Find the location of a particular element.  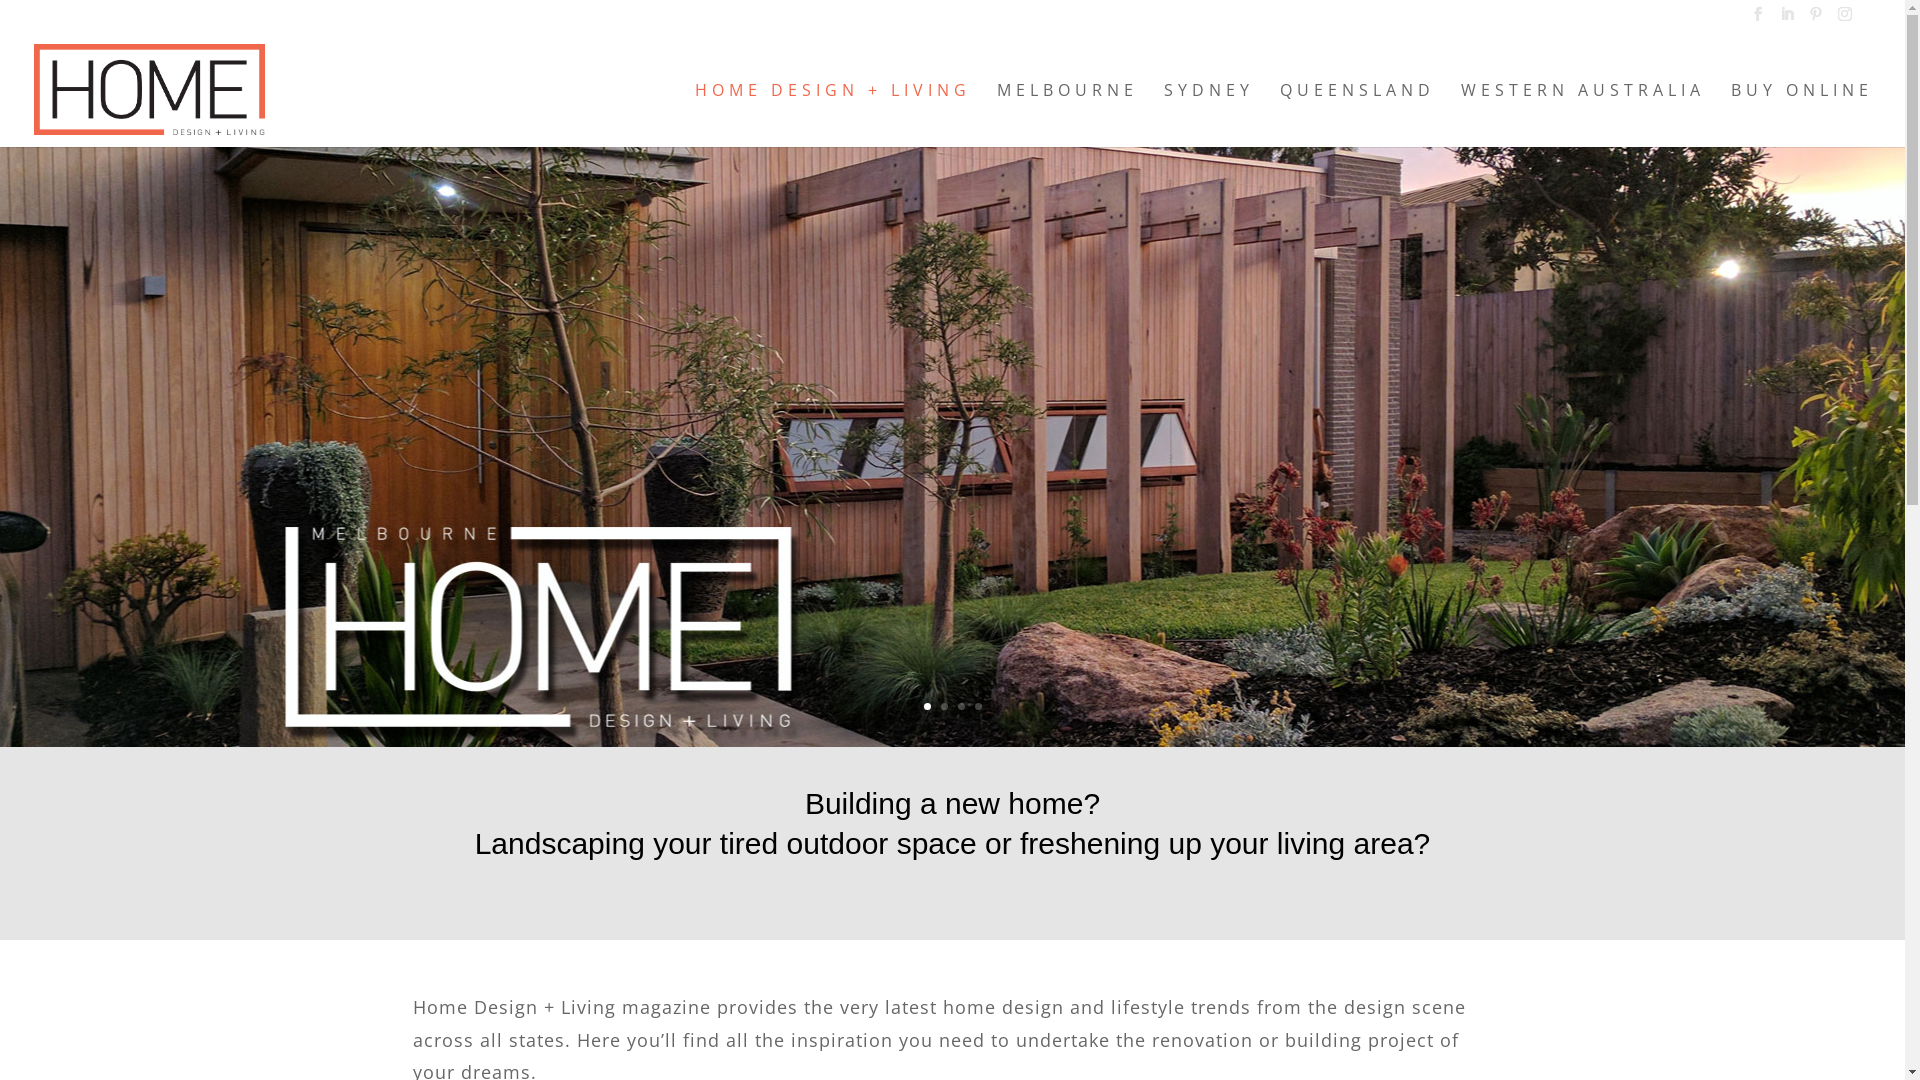

'4' is located at coordinates (977, 705).